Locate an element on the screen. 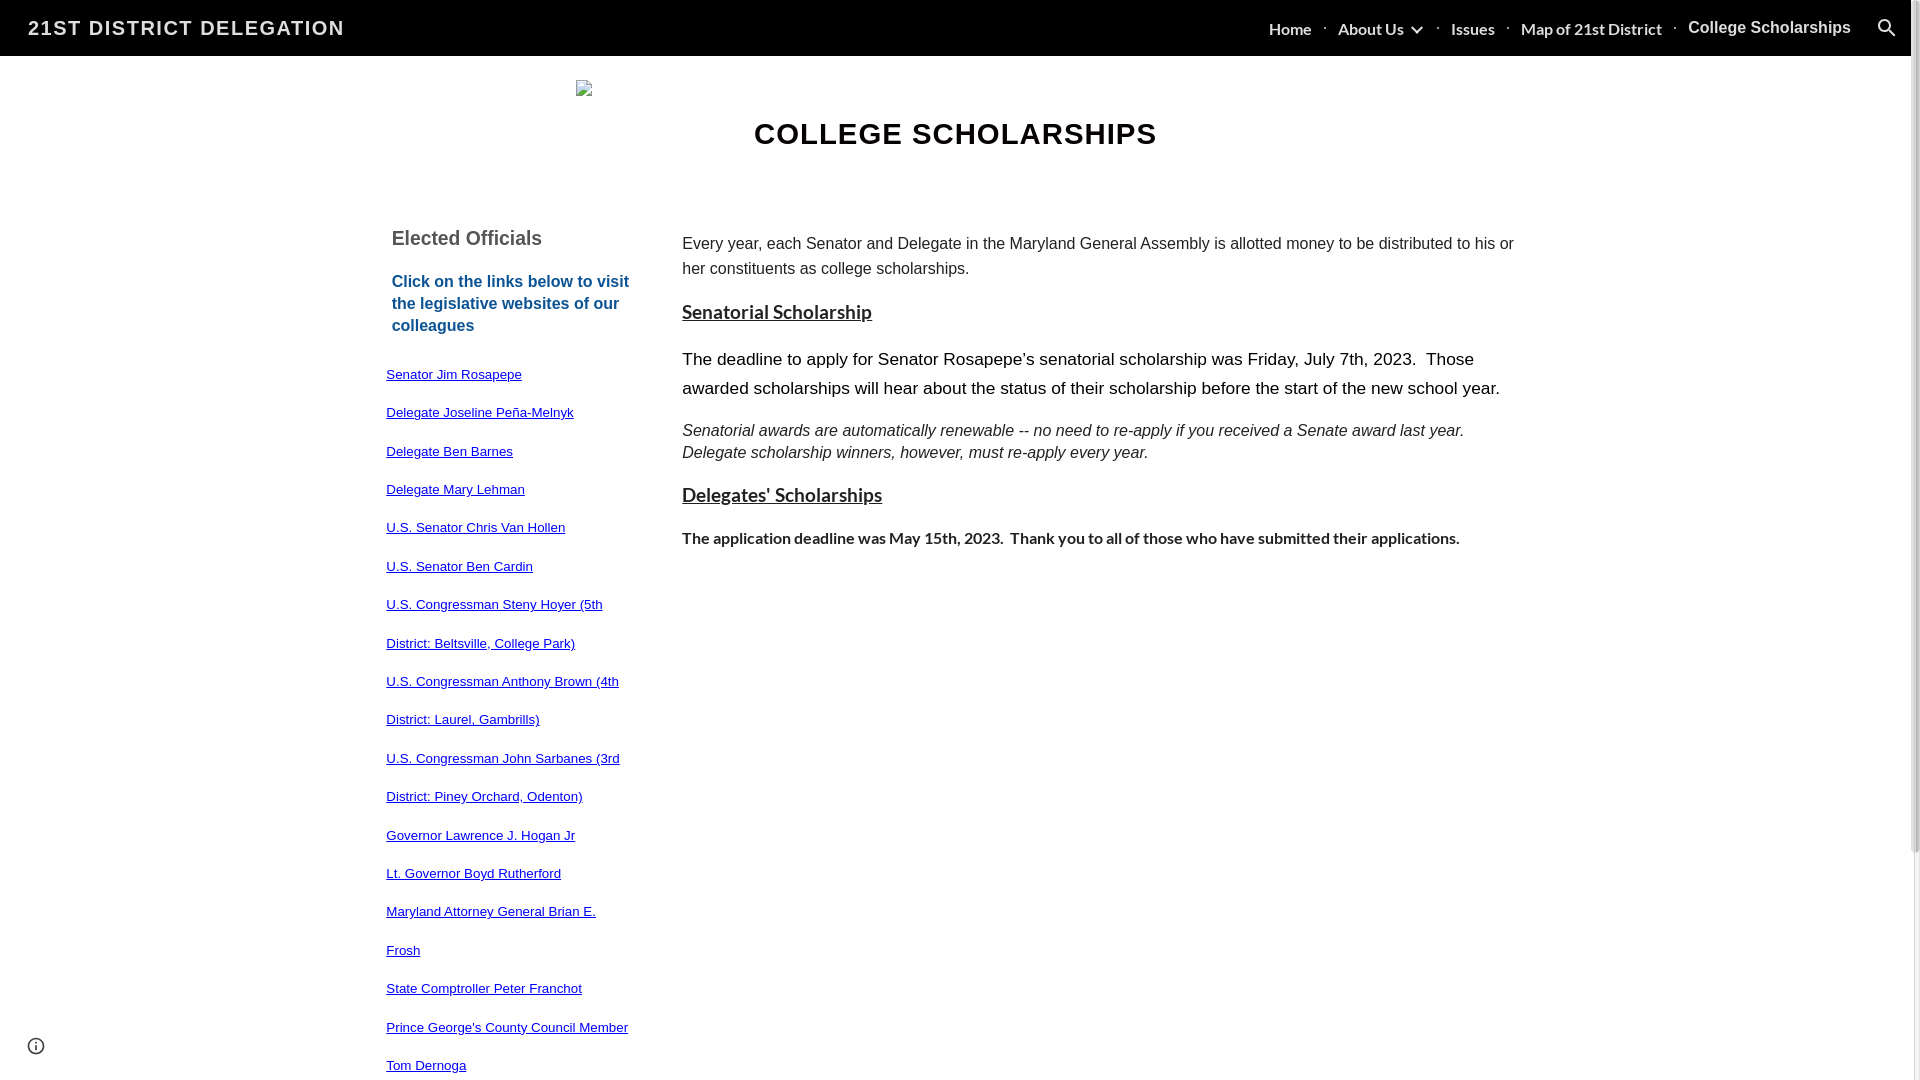 The image size is (1920, 1080). 'College Scholarships' is located at coordinates (1769, 27).